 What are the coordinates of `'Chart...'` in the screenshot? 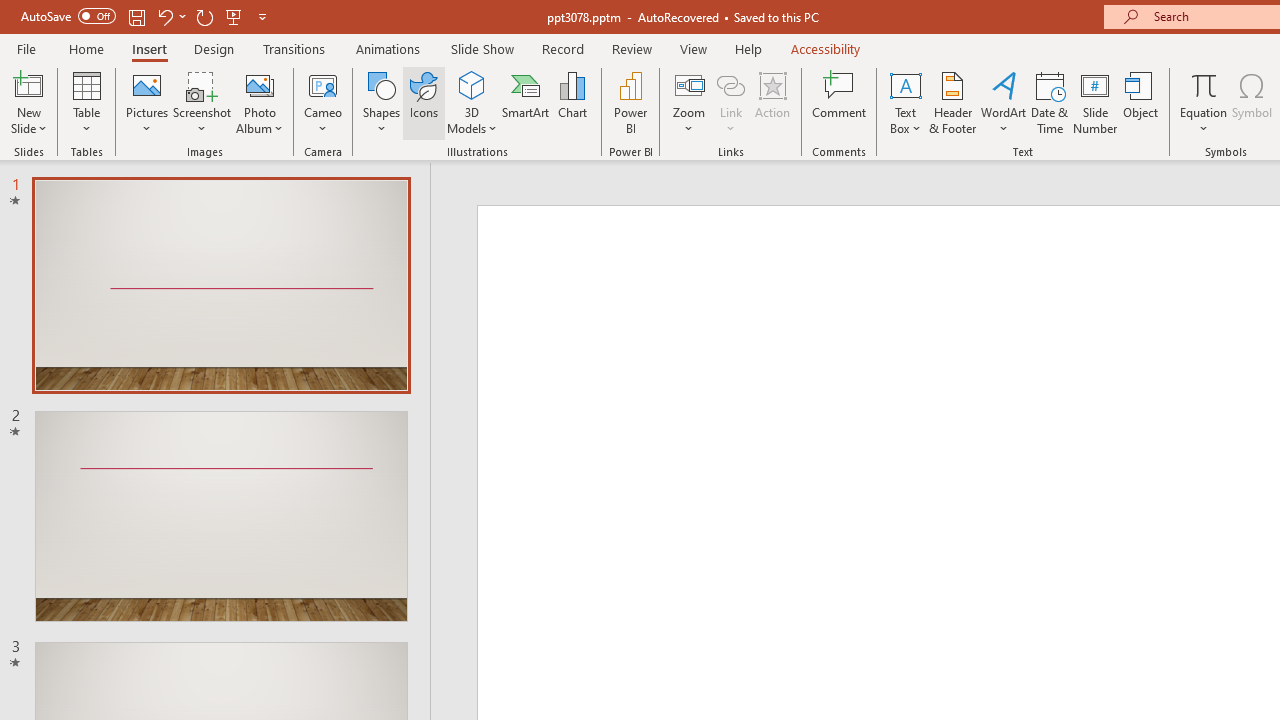 It's located at (571, 103).